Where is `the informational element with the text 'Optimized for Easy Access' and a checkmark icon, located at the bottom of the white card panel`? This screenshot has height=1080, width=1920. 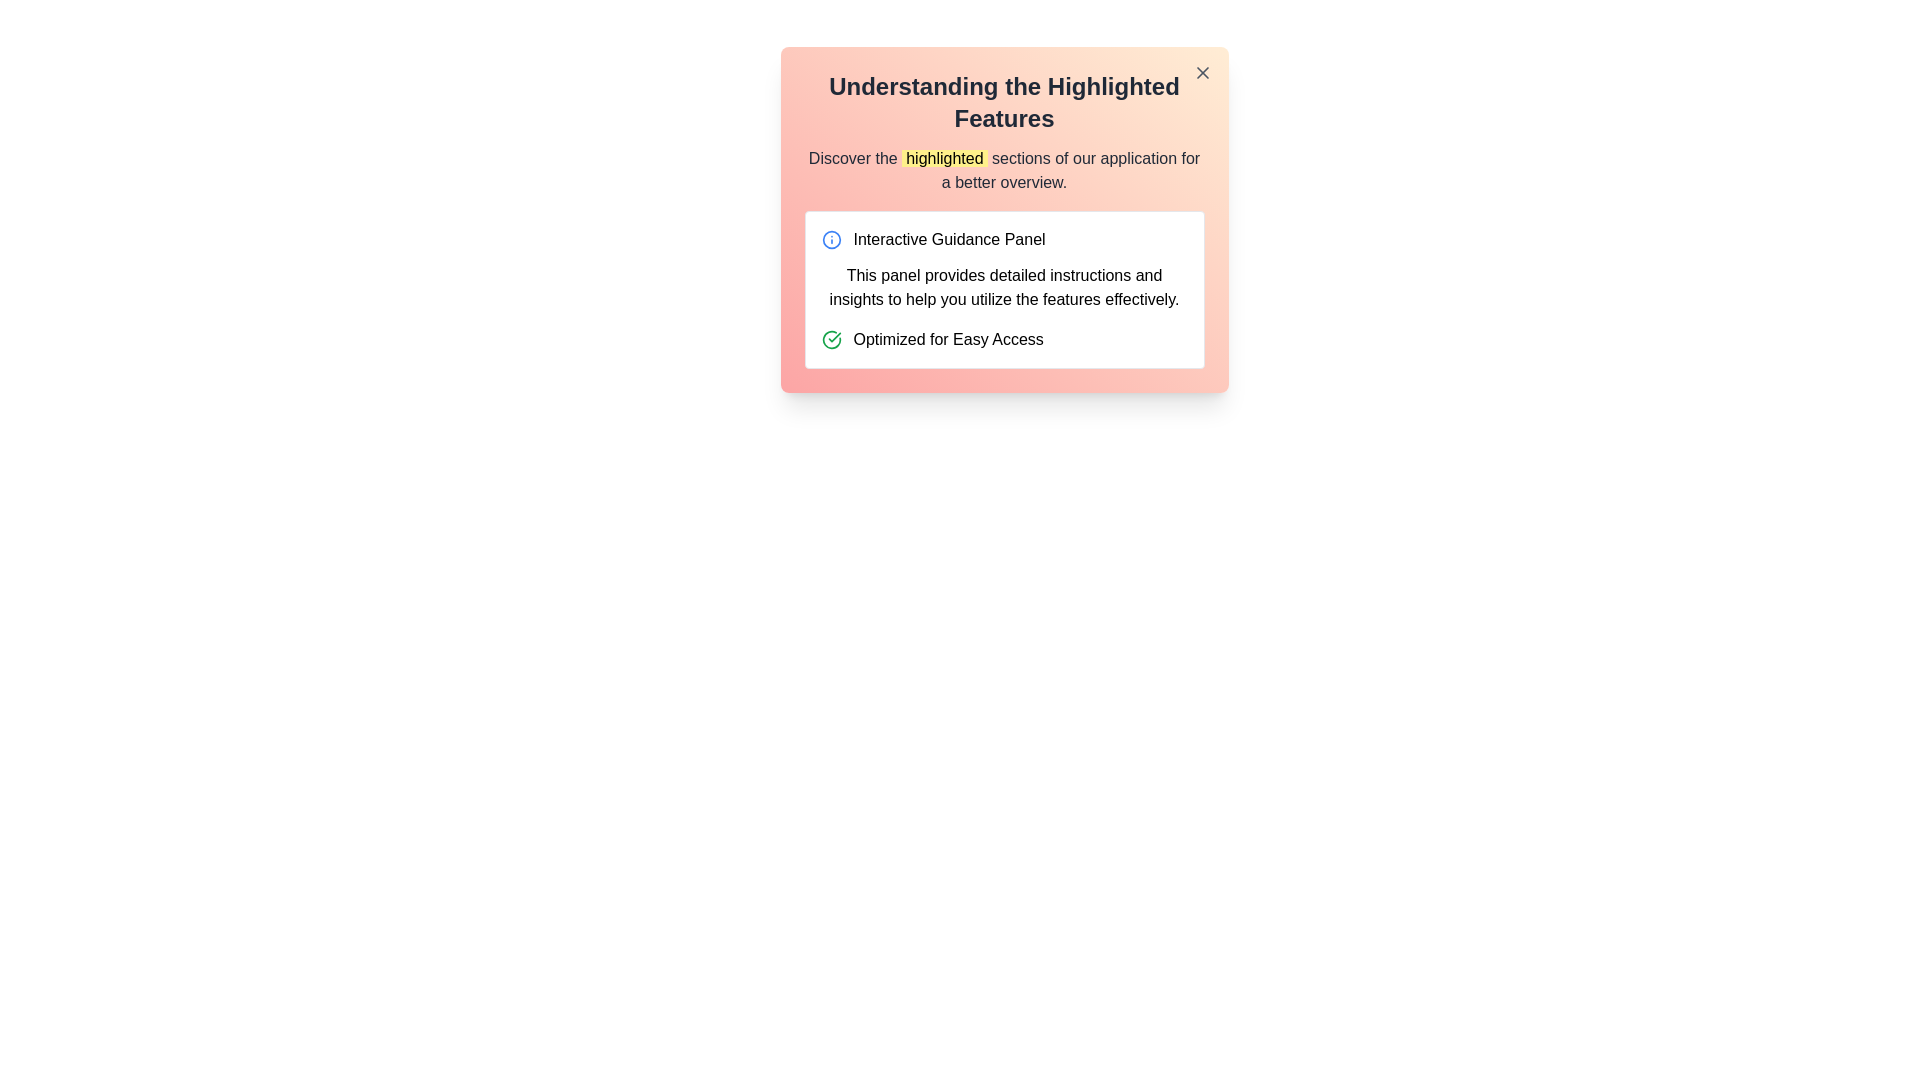 the informational element with the text 'Optimized for Easy Access' and a checkmark icon, located at the bottom of the white card panel is located at coordinates (1004, 338).